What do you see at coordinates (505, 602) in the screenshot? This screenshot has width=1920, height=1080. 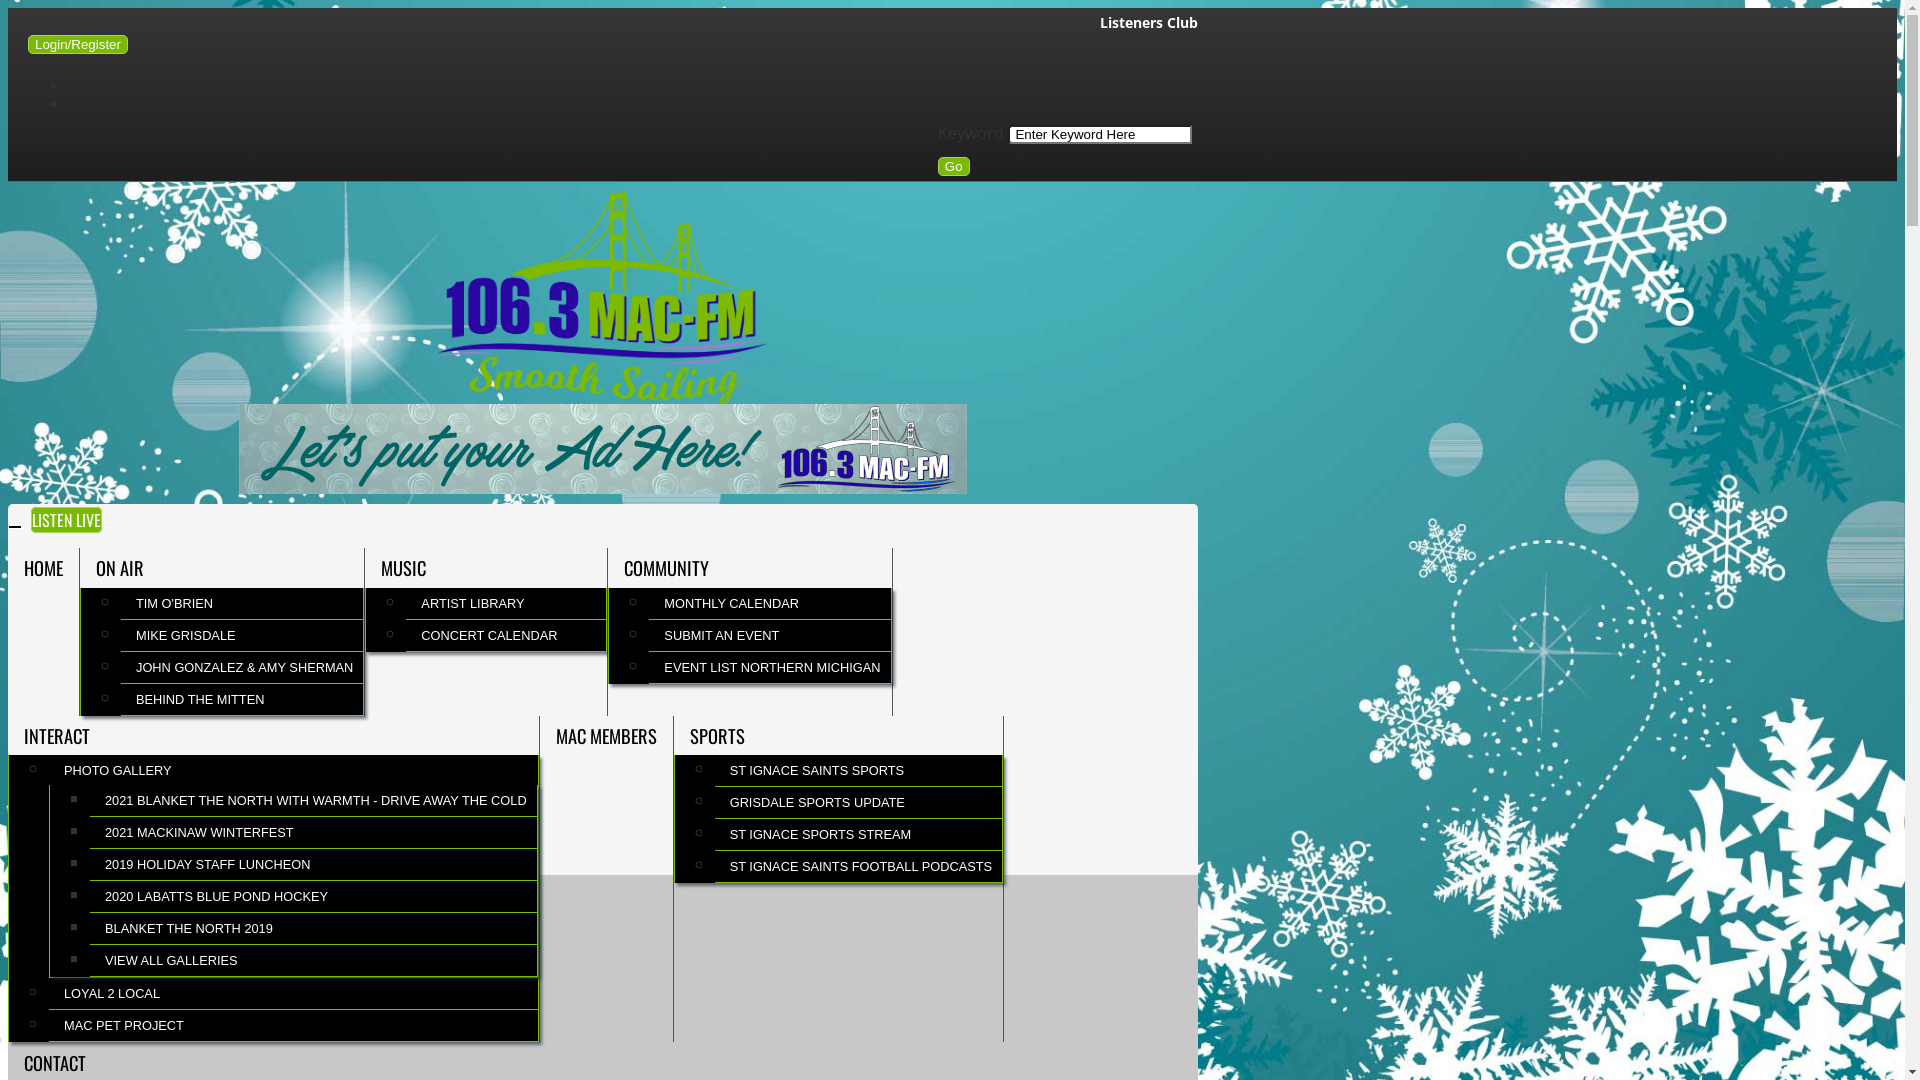 I see `'ARTIST LIBRARY'` at bounding box center [505, 602].